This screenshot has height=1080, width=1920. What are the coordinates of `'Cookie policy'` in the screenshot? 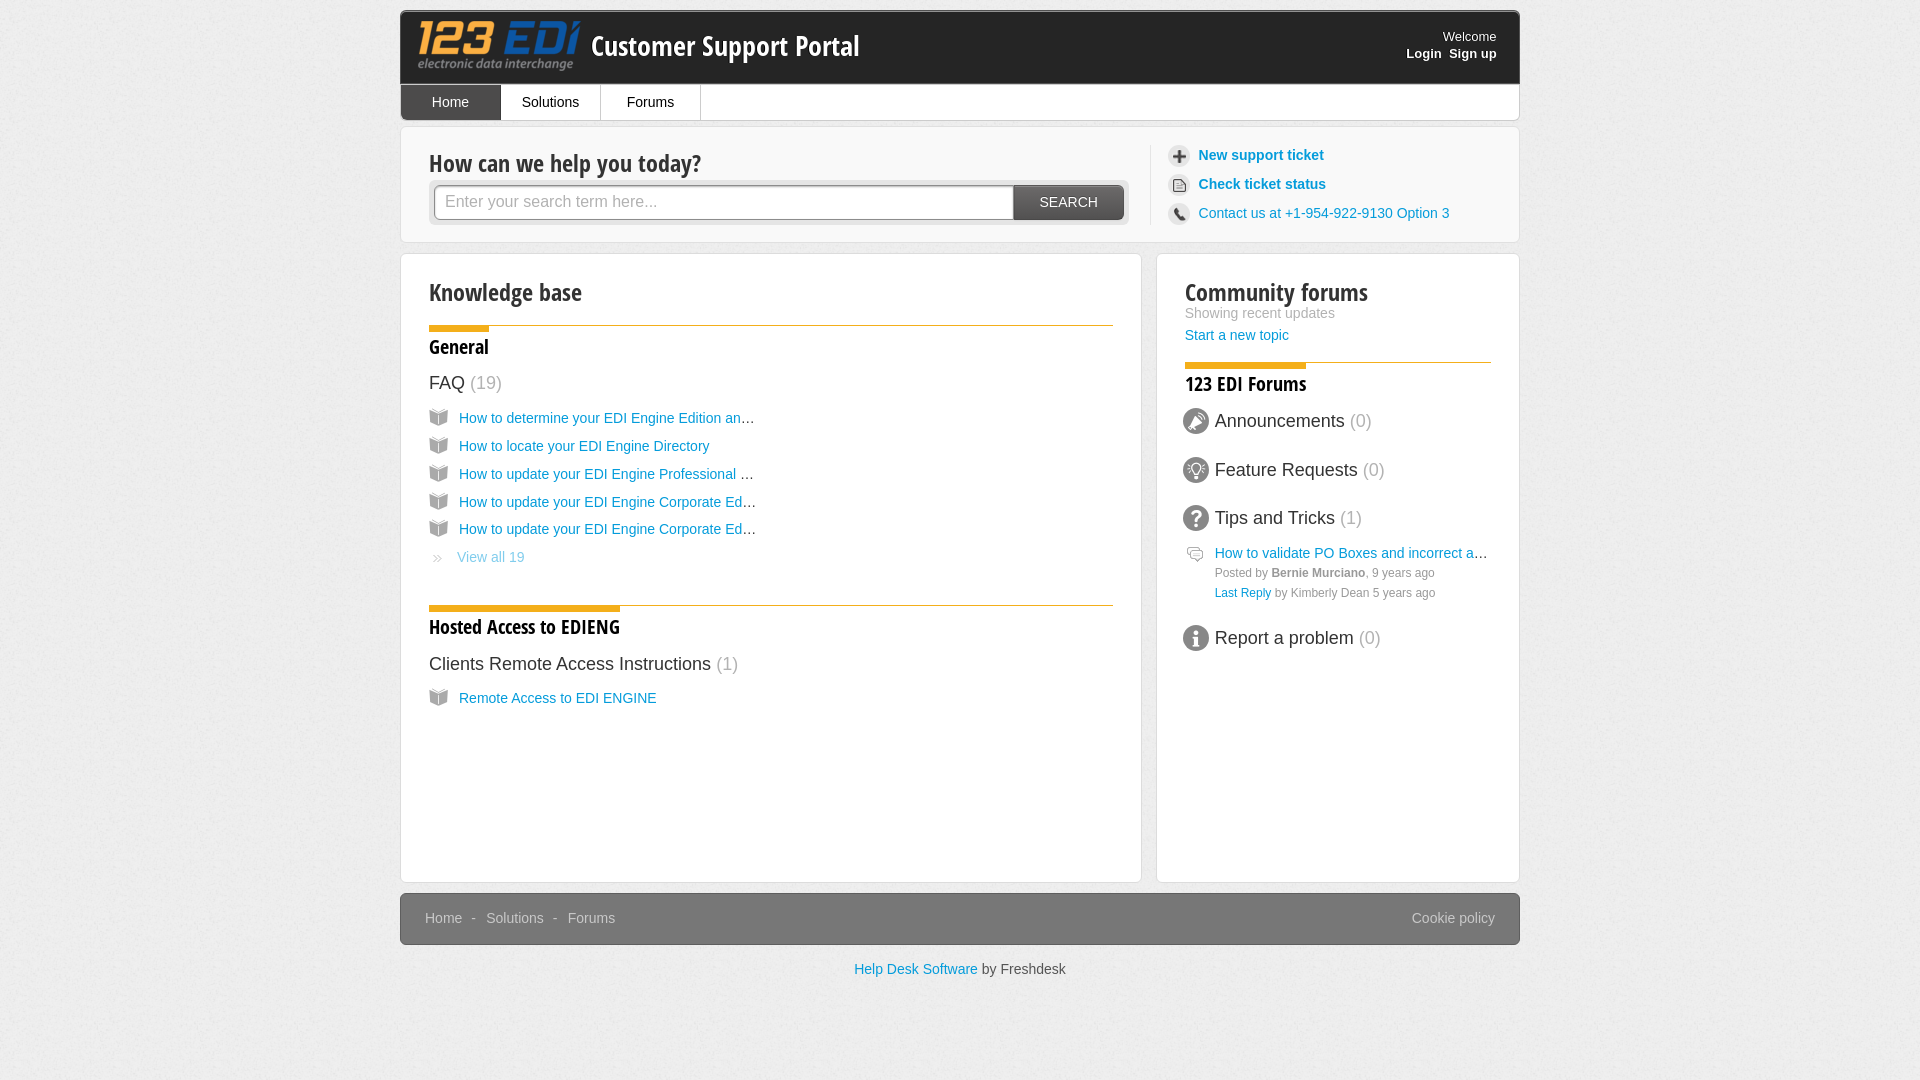 It's located at (1453, 918).